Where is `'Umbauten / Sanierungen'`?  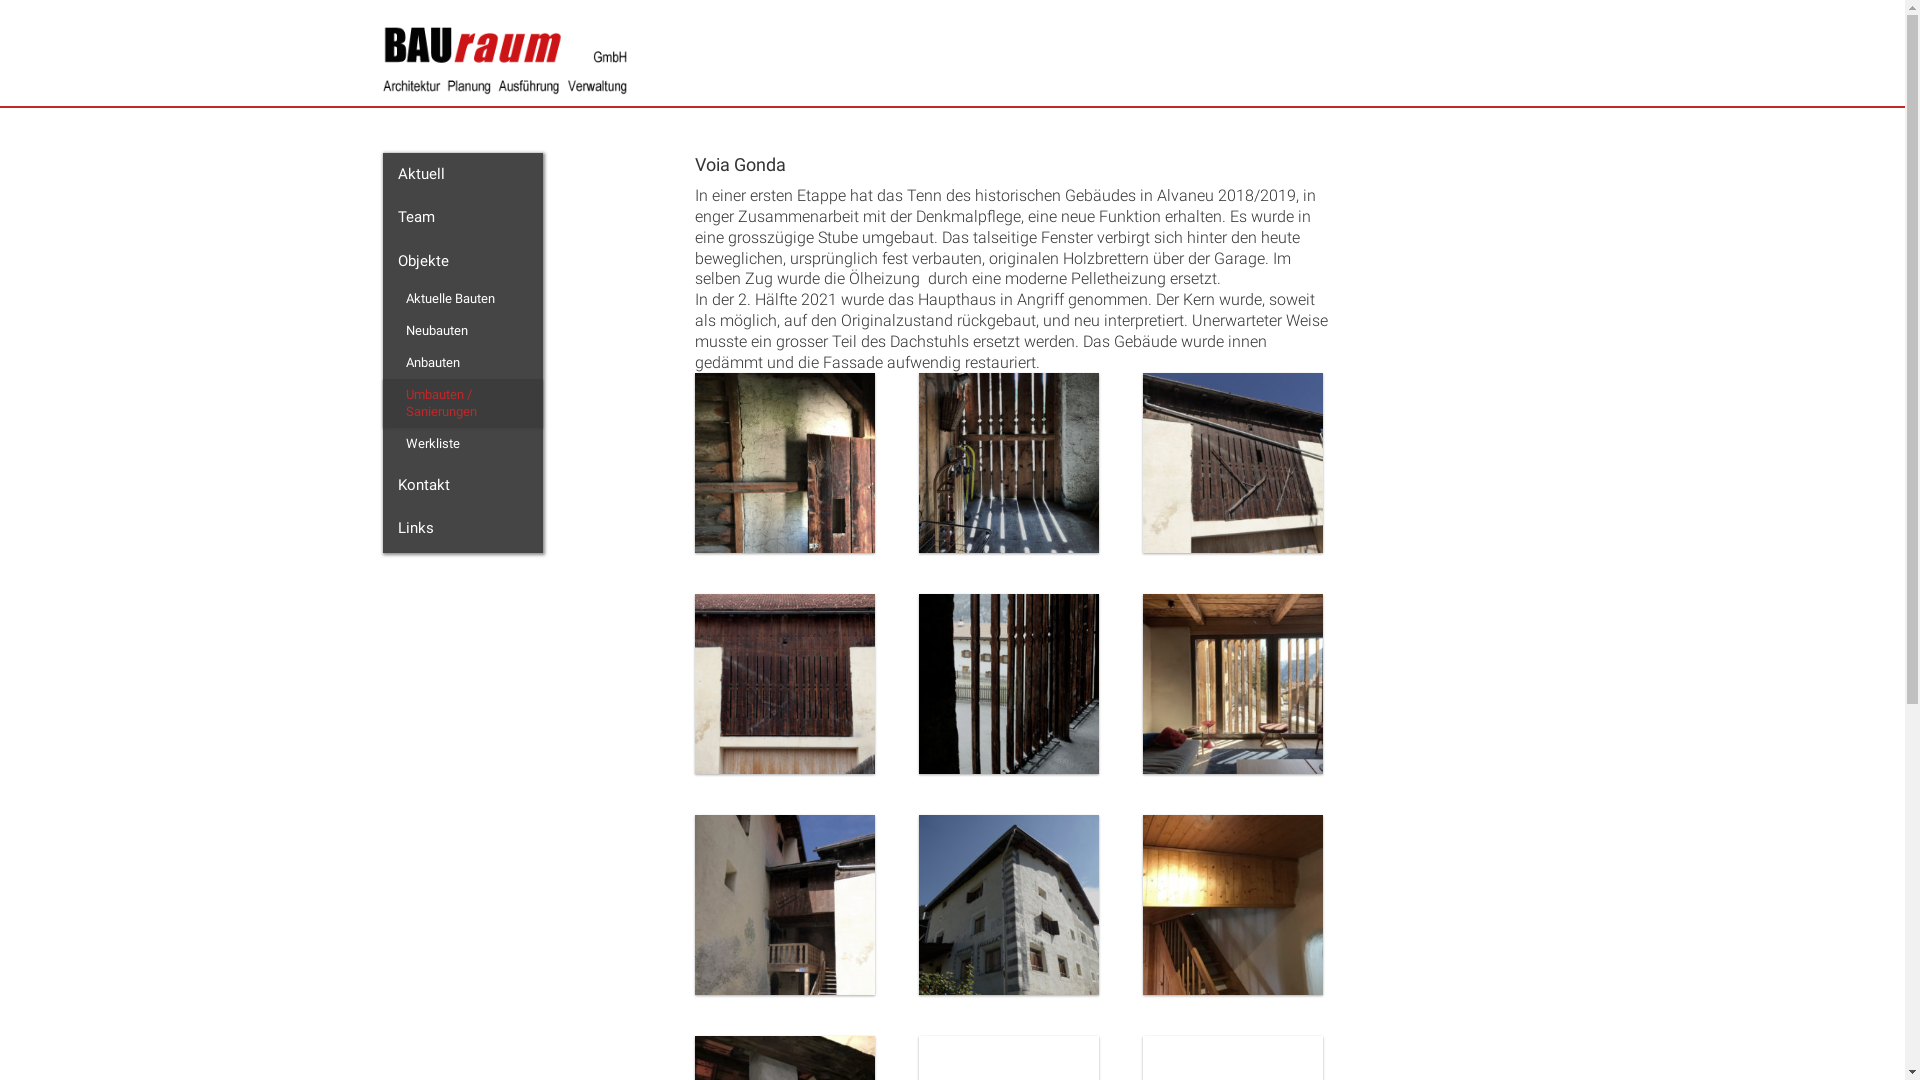 'Umbauten / Sanierungen' is located at coordinates (389, 403).